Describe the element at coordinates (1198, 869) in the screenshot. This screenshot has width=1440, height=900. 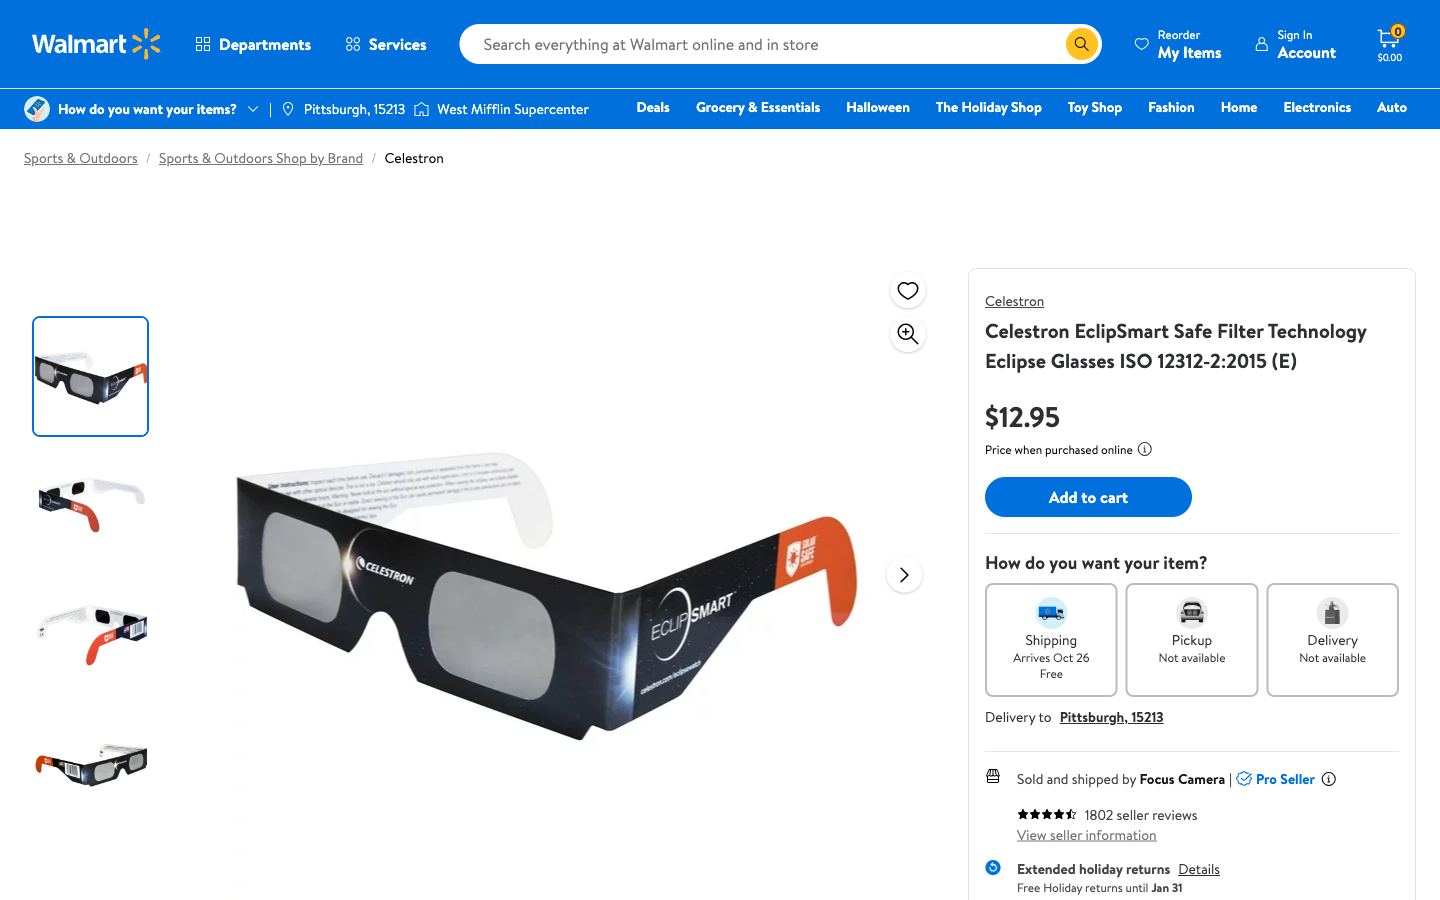
I see `View different return options available for the current product` at that location.